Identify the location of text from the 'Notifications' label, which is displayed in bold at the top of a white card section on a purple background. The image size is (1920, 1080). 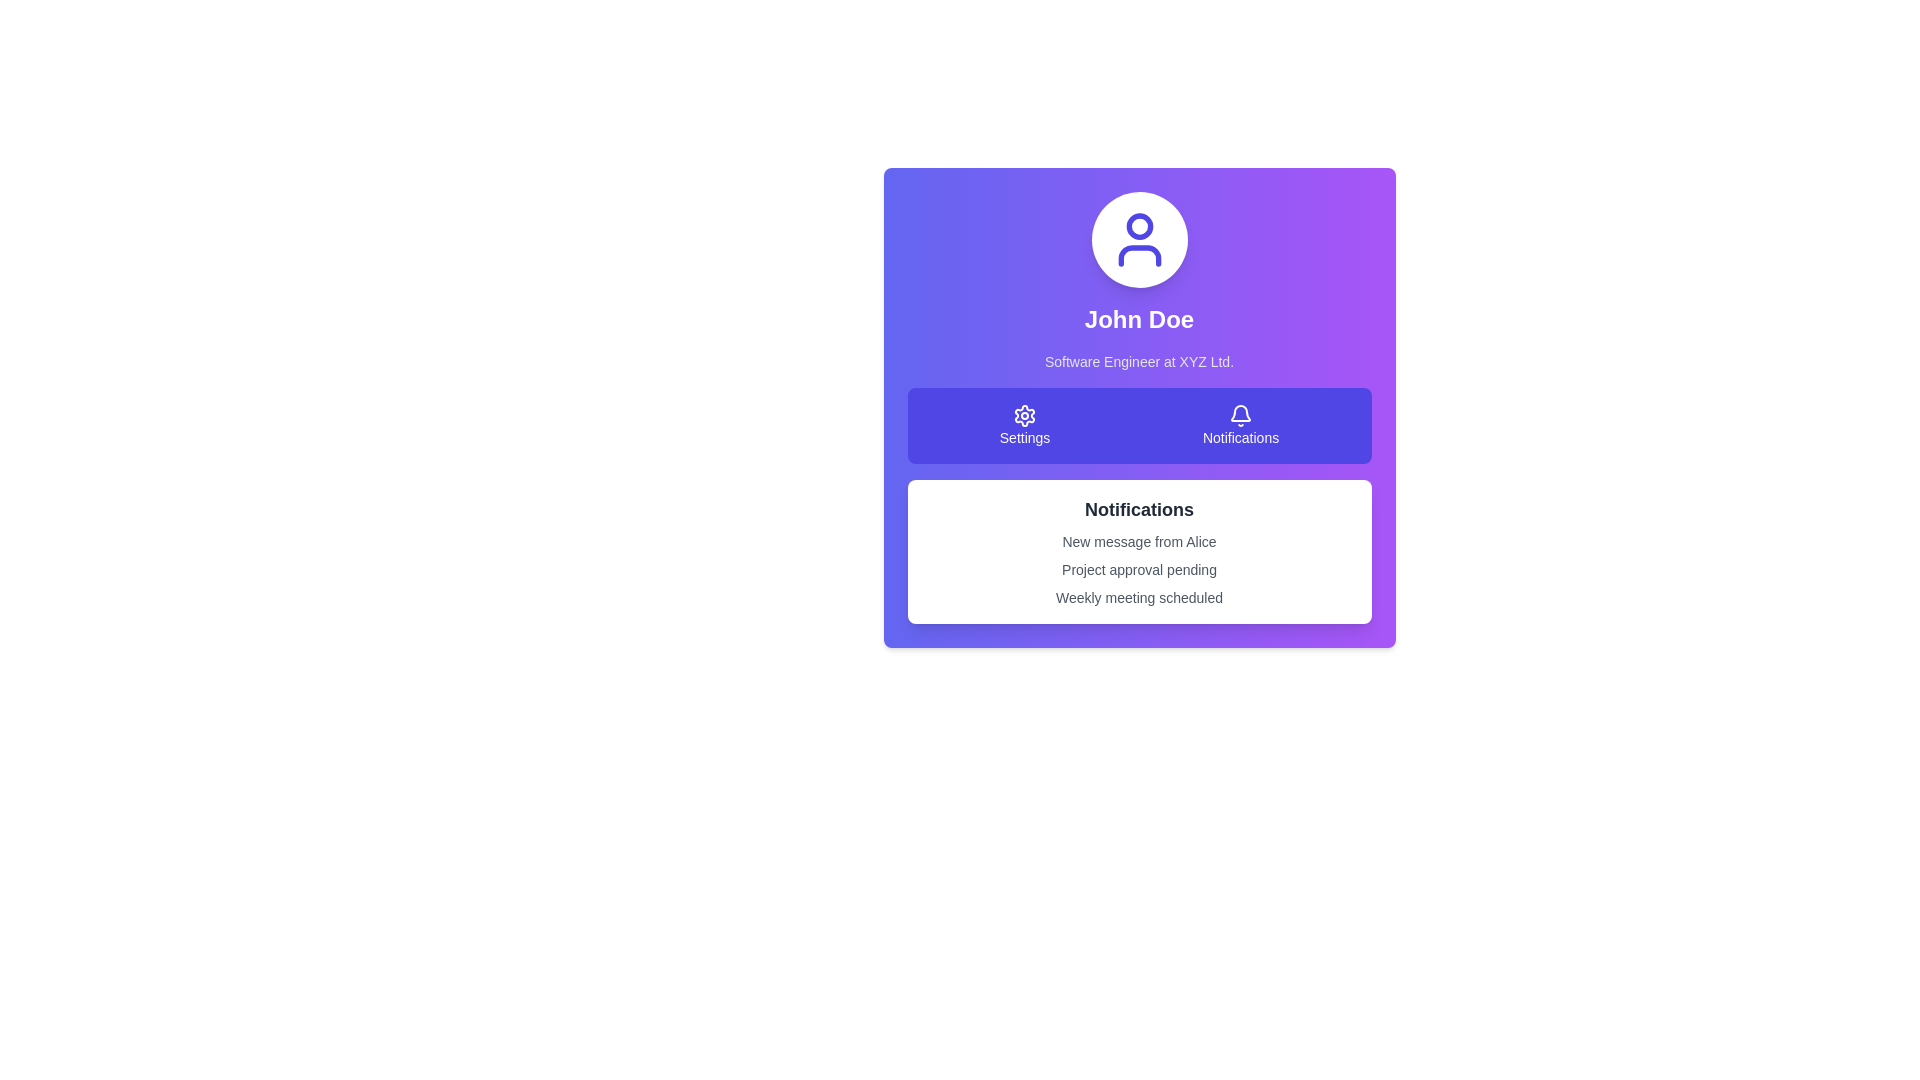
(1139, 508).